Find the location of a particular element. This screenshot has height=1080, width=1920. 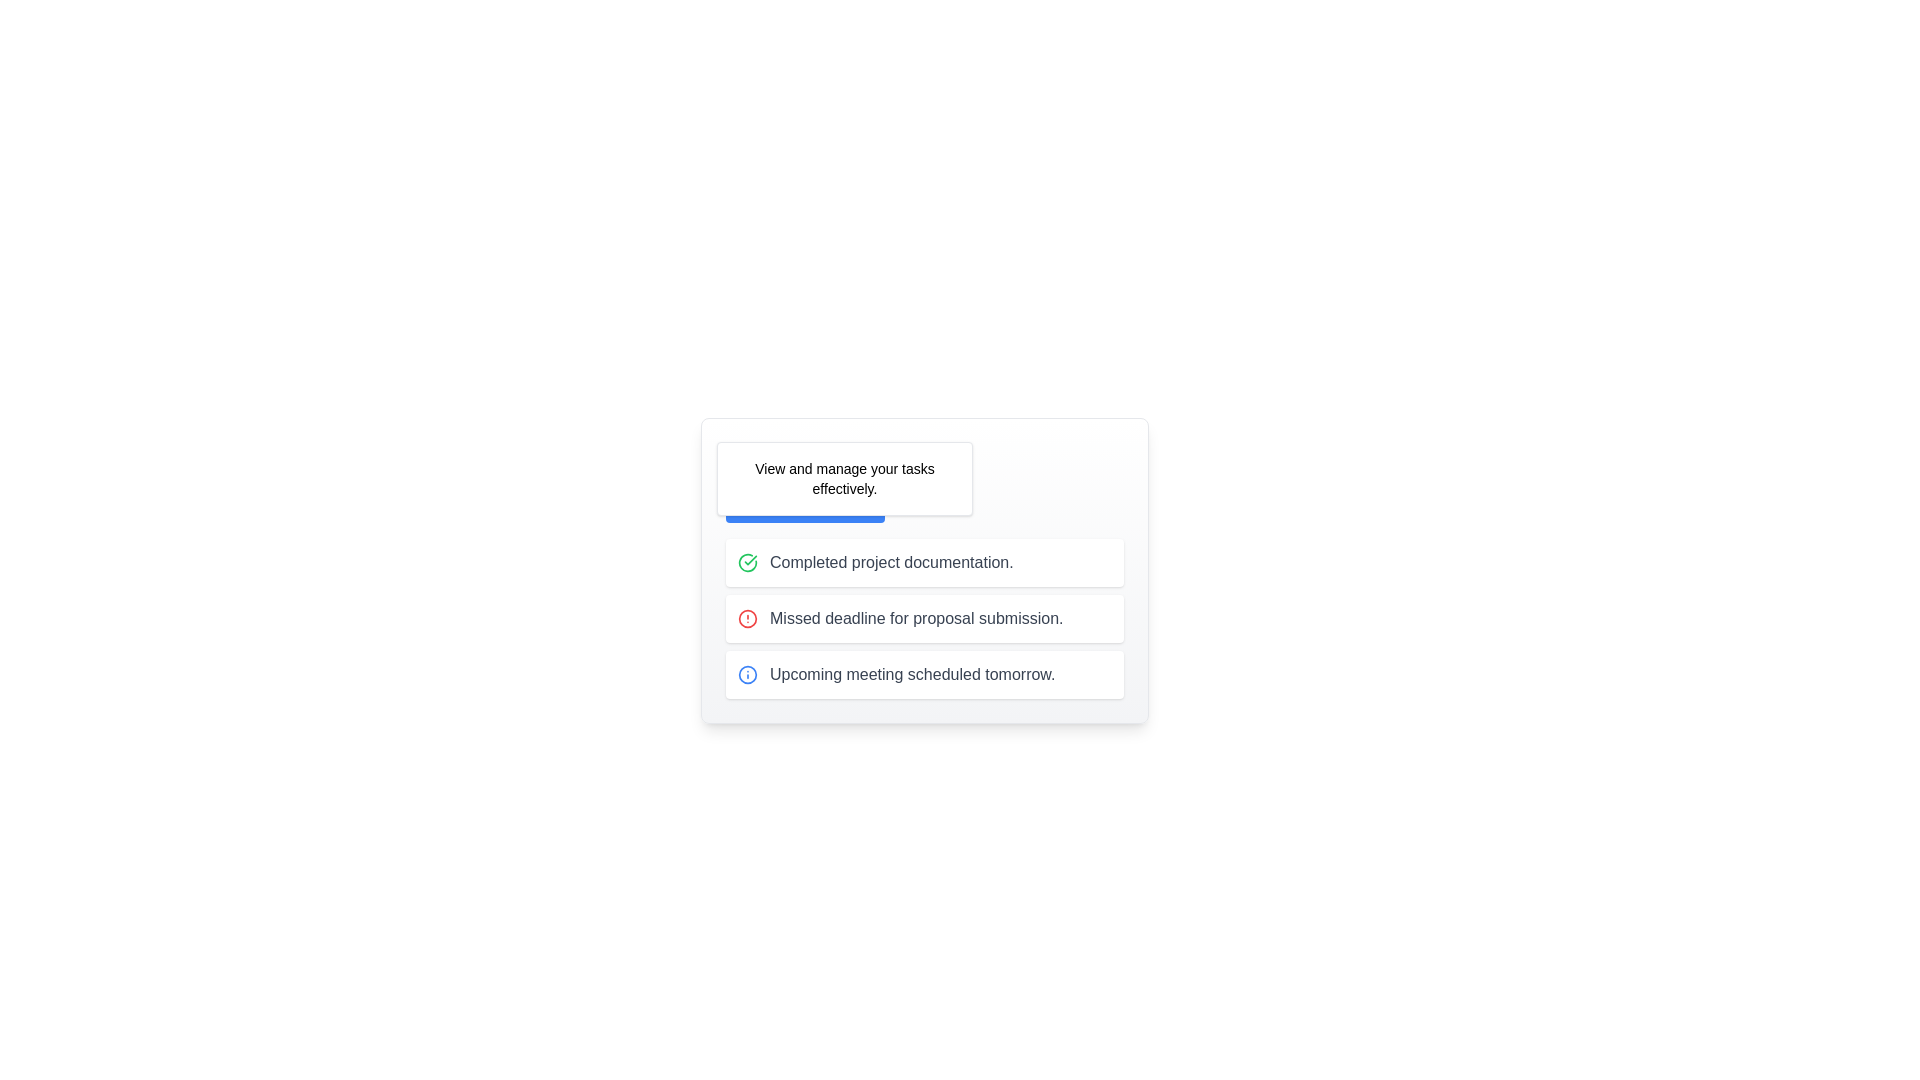

the SVG Circle Element that represents a part of a warning or alert icon, located to the left of the text 'Missed deadline for proposal submission' is located at coordinates (747, 617).